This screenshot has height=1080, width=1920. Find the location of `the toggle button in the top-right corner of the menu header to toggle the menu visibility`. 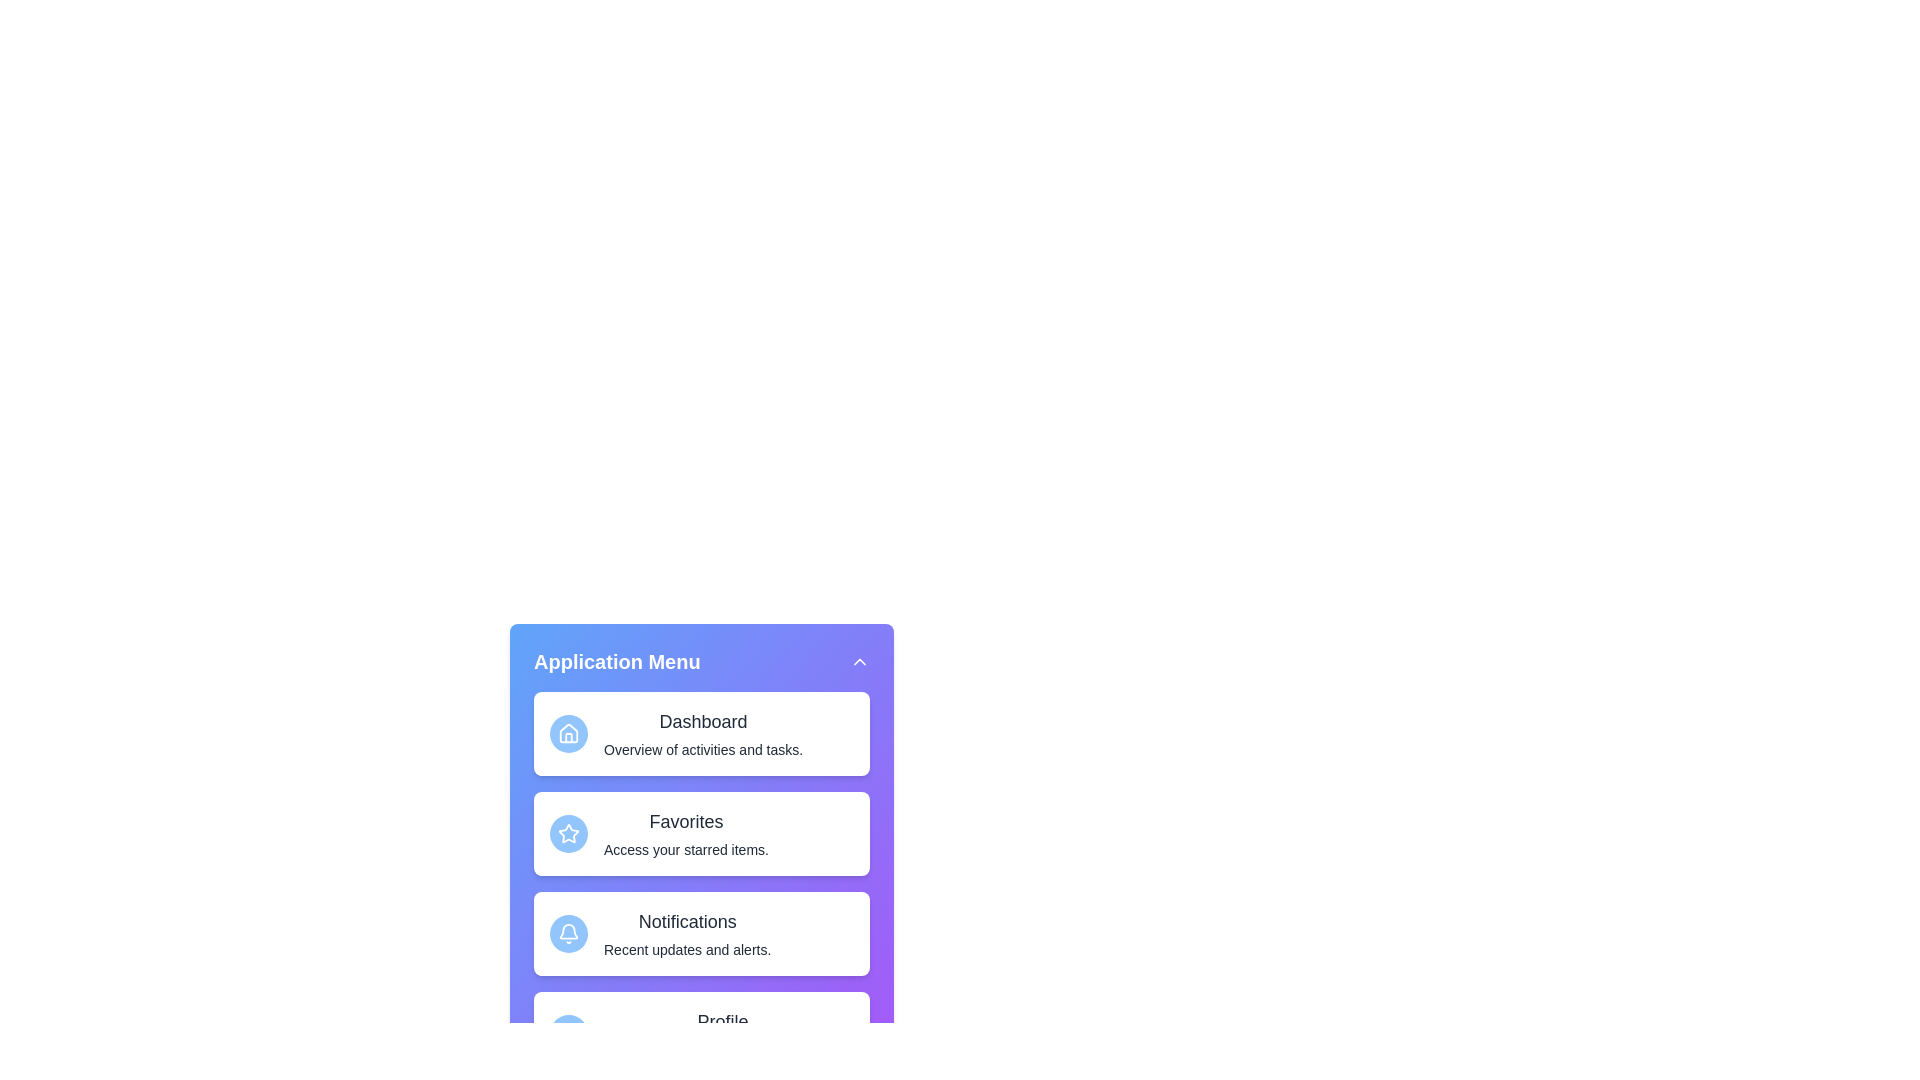

the toggle button in the top-right corner of the menu header to toggle the menu visibility is located at coordinates (859, 662).